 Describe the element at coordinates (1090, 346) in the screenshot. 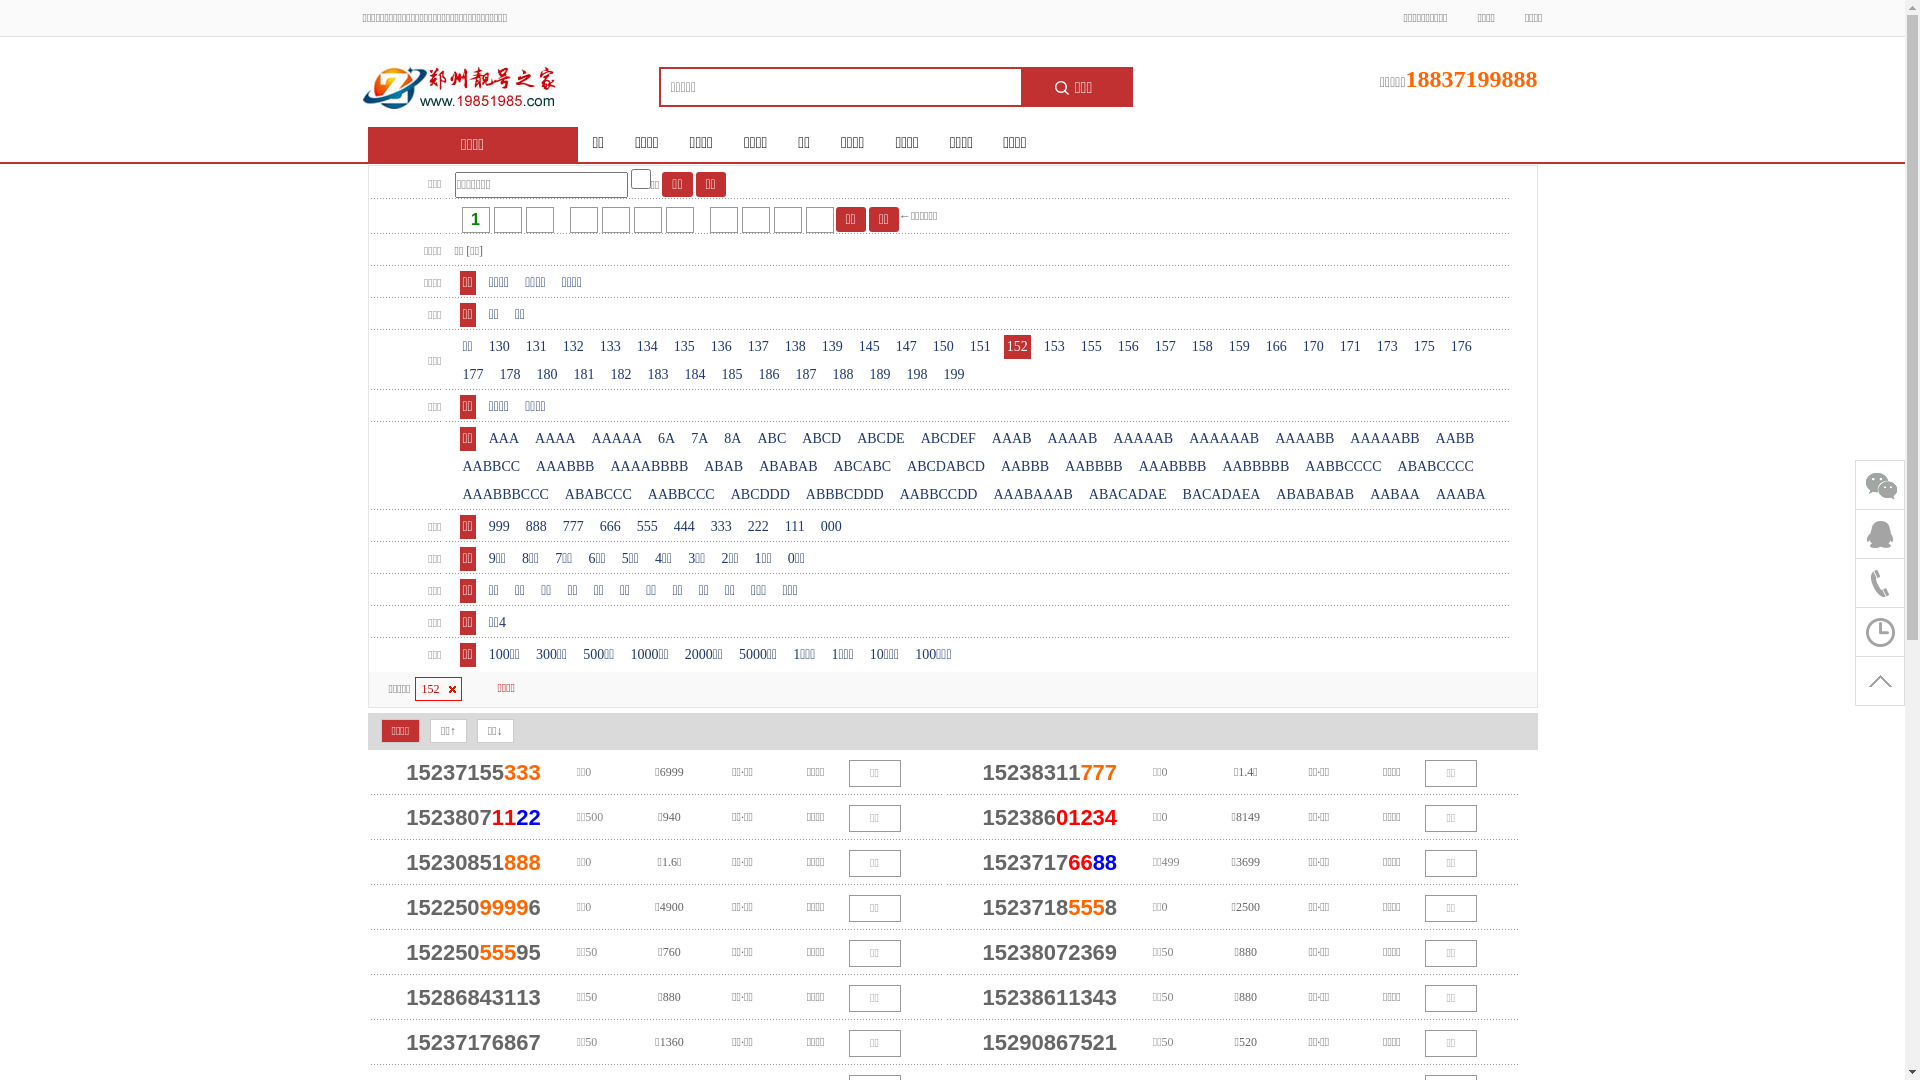

I see `'155'` at that location.